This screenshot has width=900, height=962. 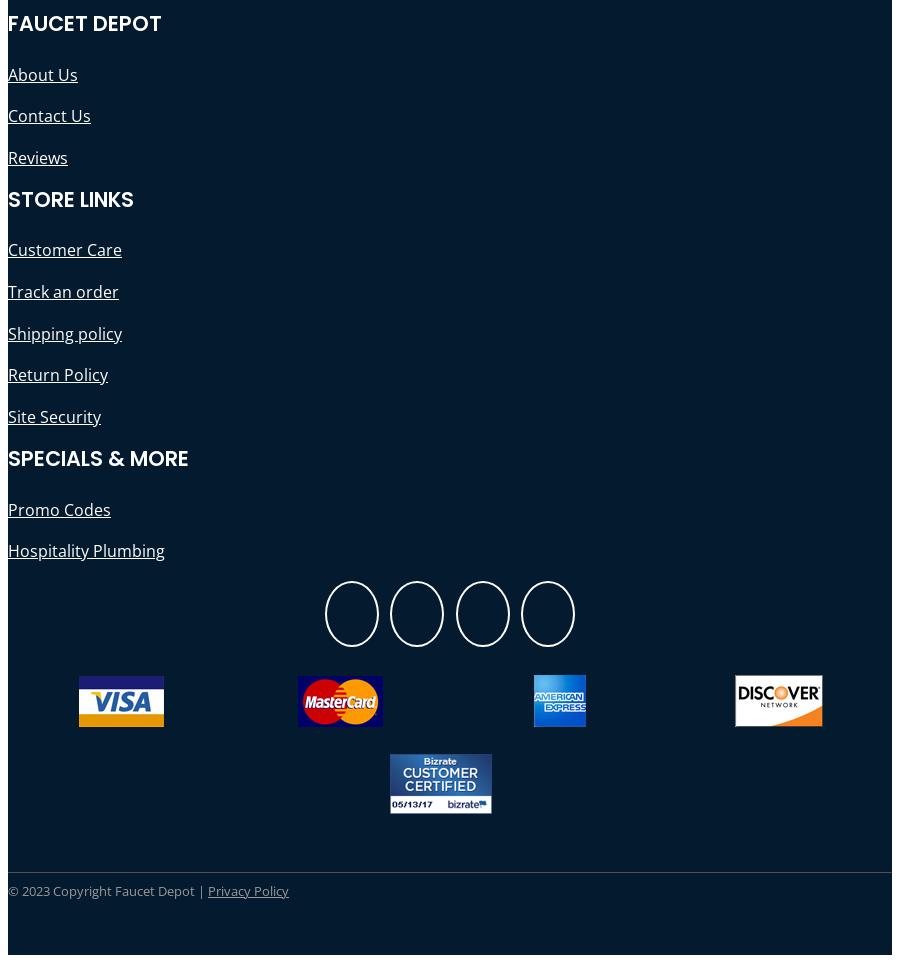 I want to click on 'Contact Us', so click(x=48, y=115).